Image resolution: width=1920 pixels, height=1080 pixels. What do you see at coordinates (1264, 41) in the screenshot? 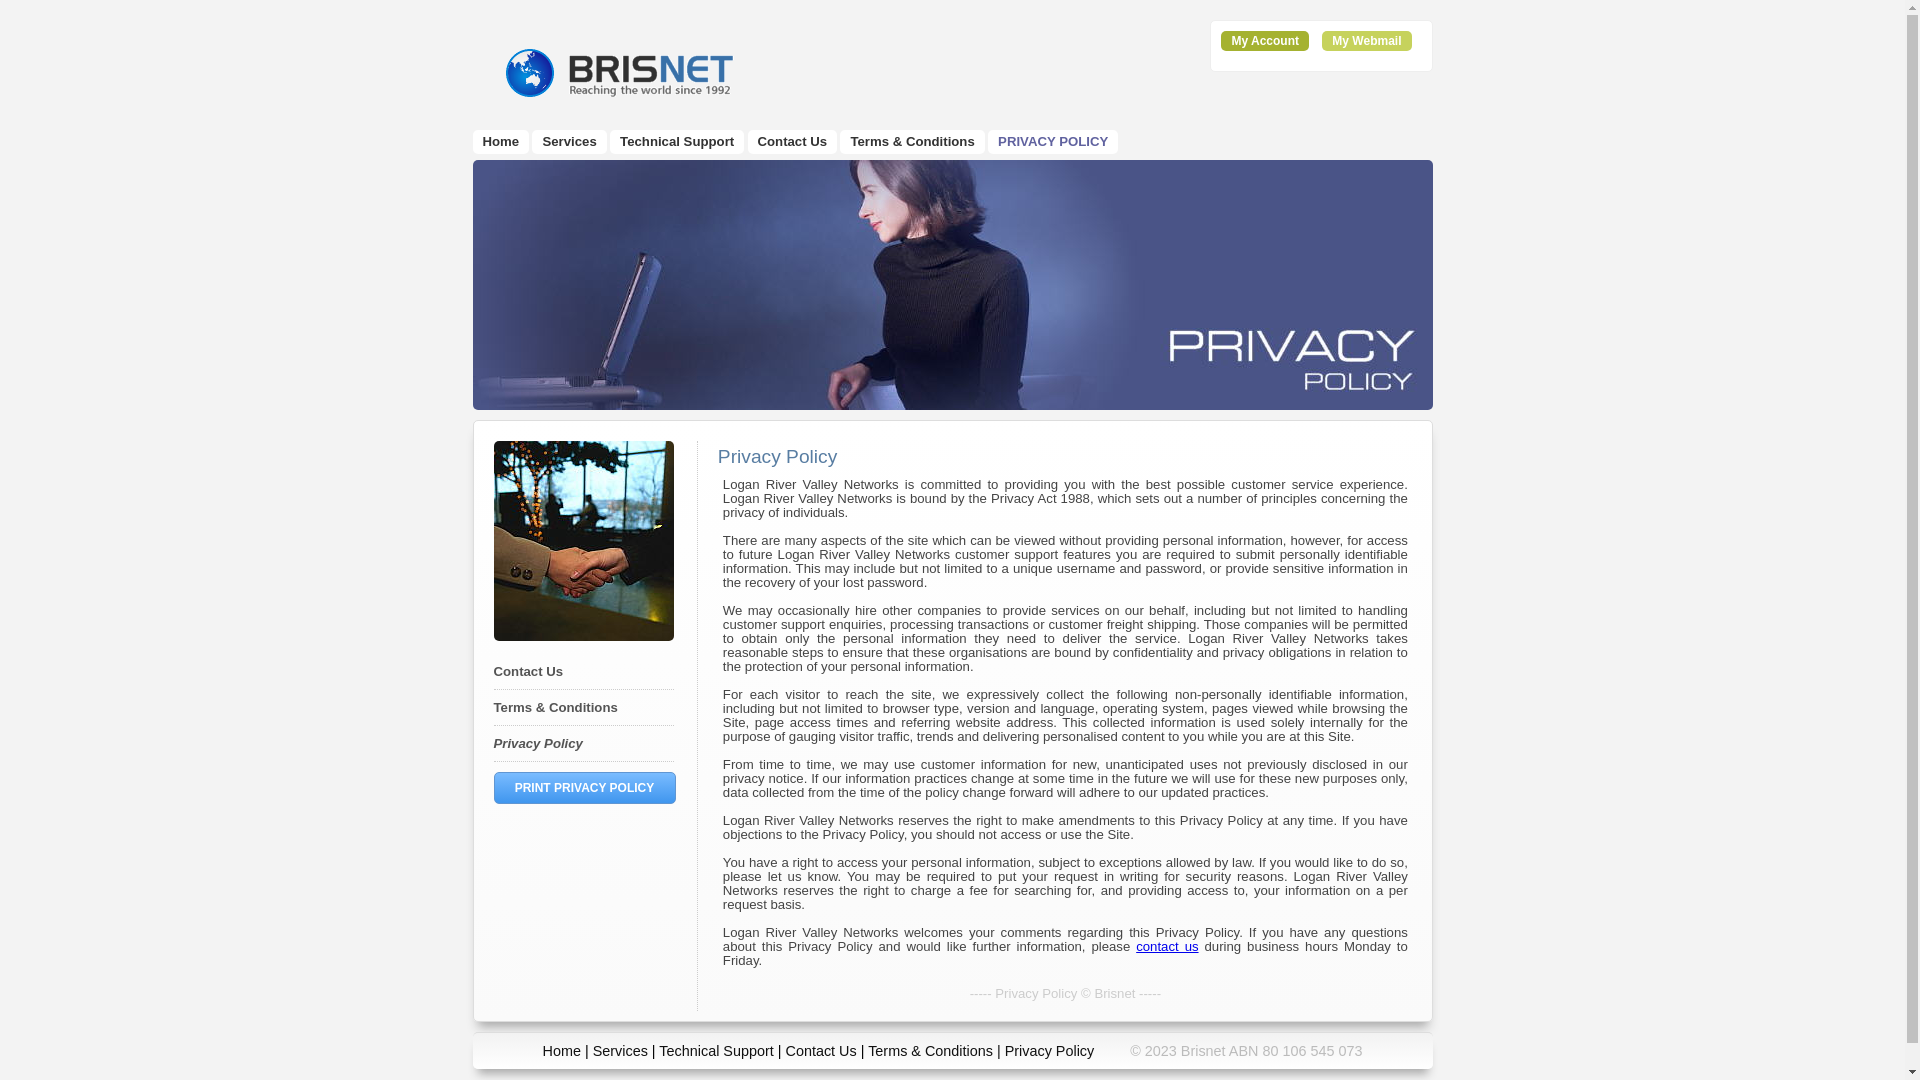
I see `'My Account'` at bounding box center [1264, 41].